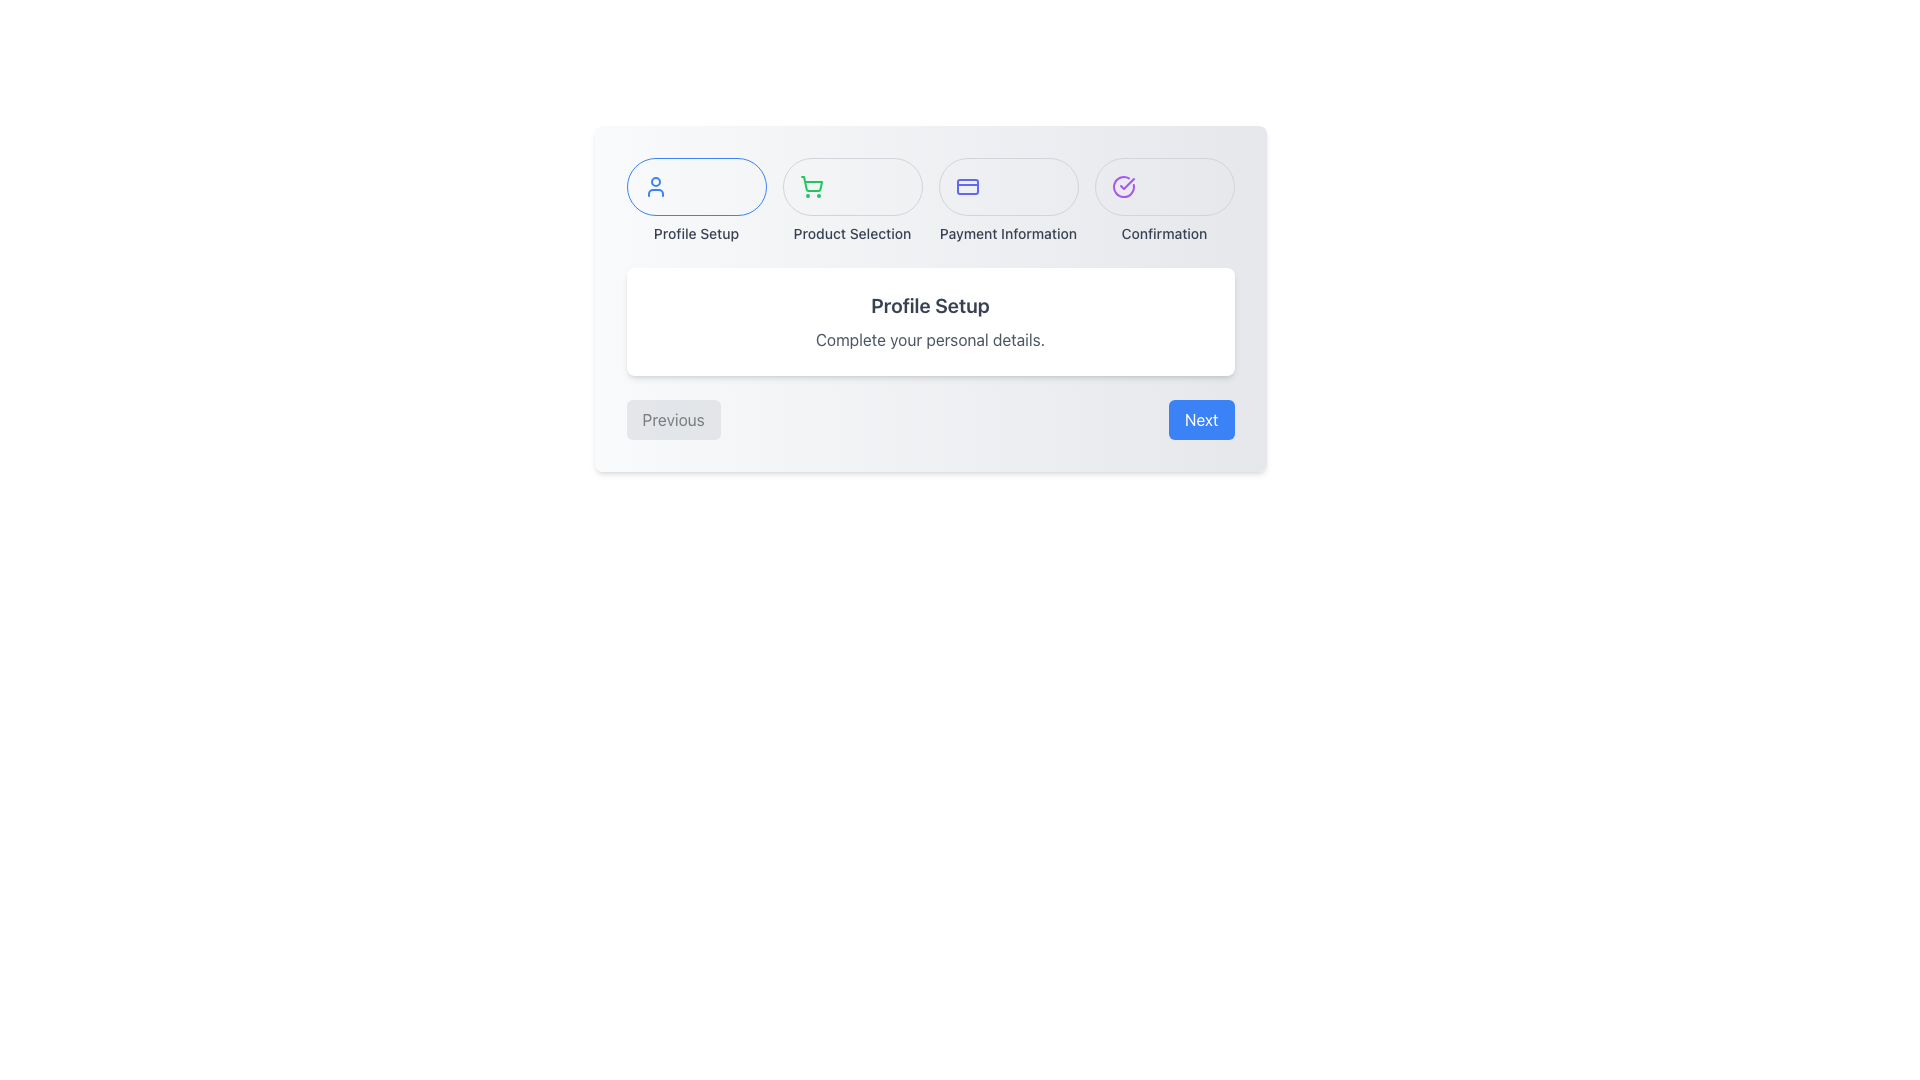  What do you see at coordinates (1123, 186) in the screenshot?
I see `the confirmation icon located in the header section of the multi-step process interface` at bounding box center [1123, 186].